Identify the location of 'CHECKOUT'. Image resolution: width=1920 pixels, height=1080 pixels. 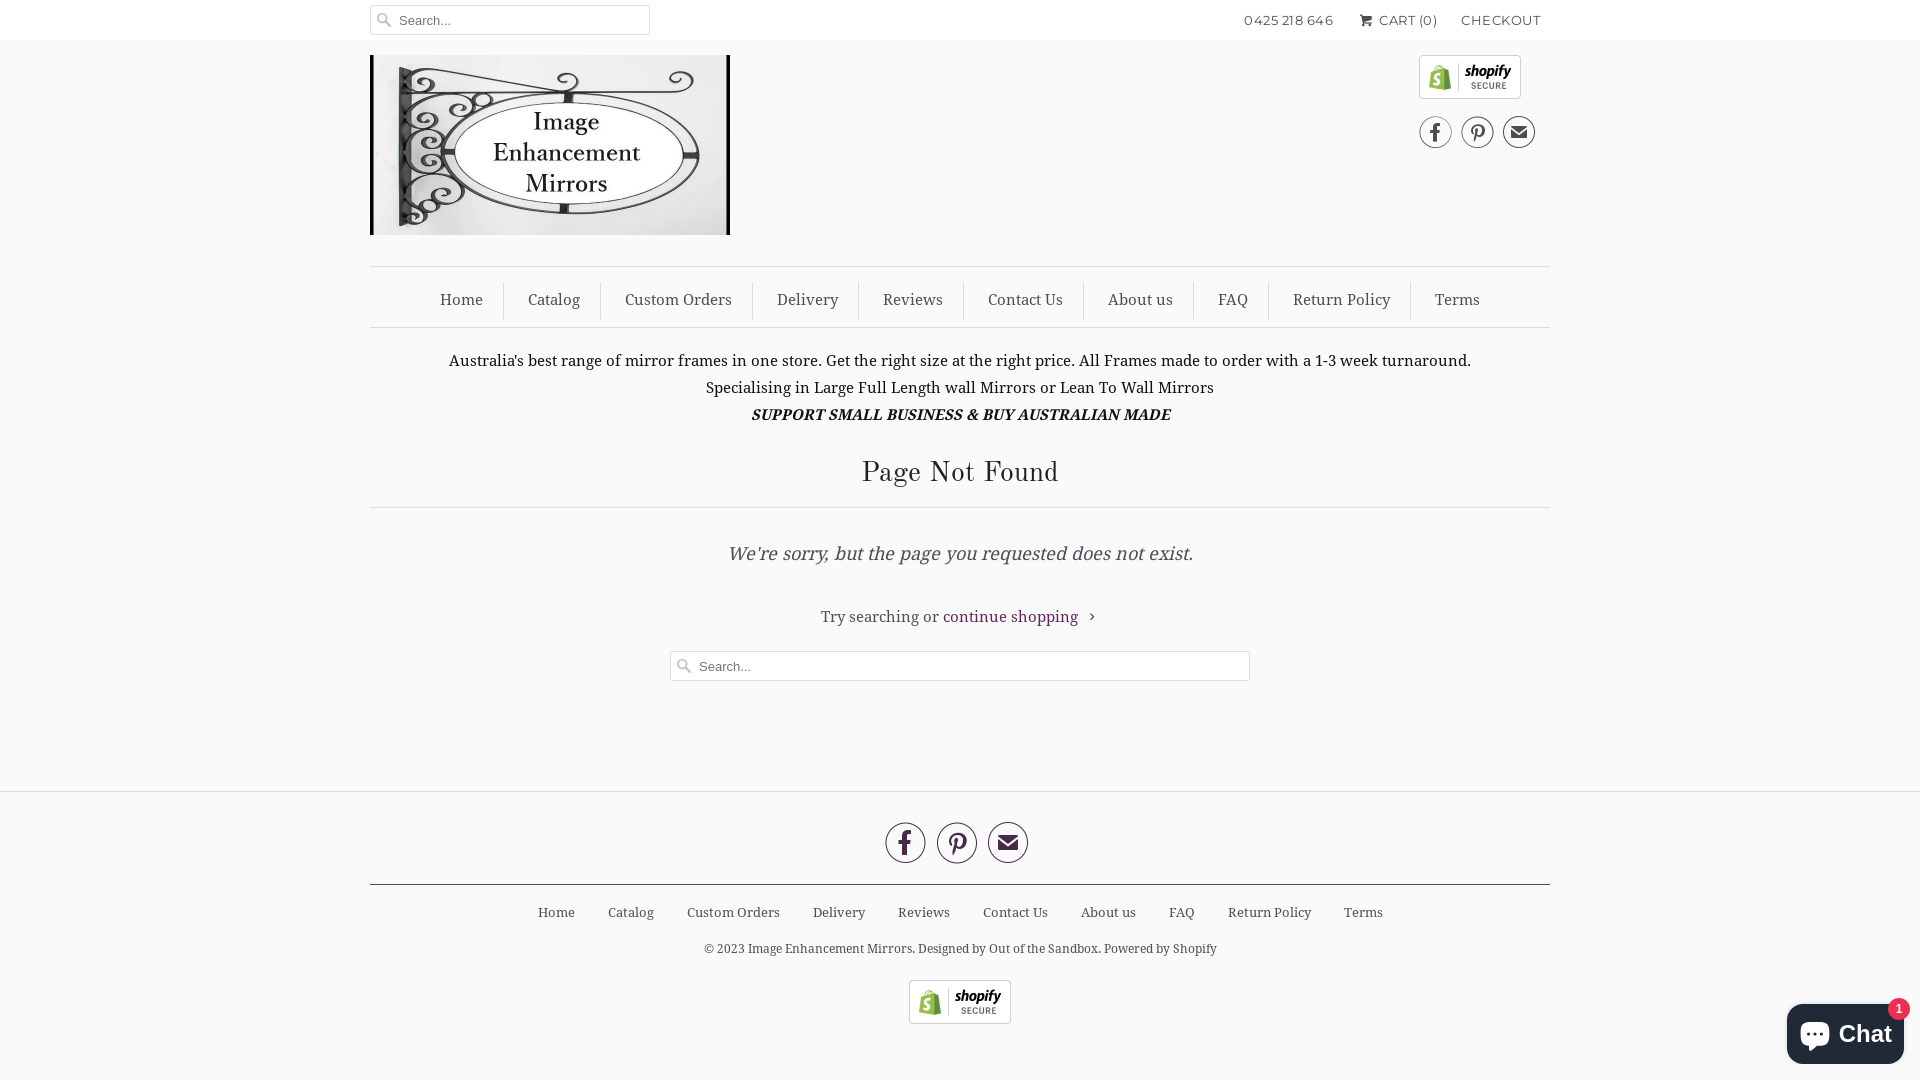
(1500, 19).